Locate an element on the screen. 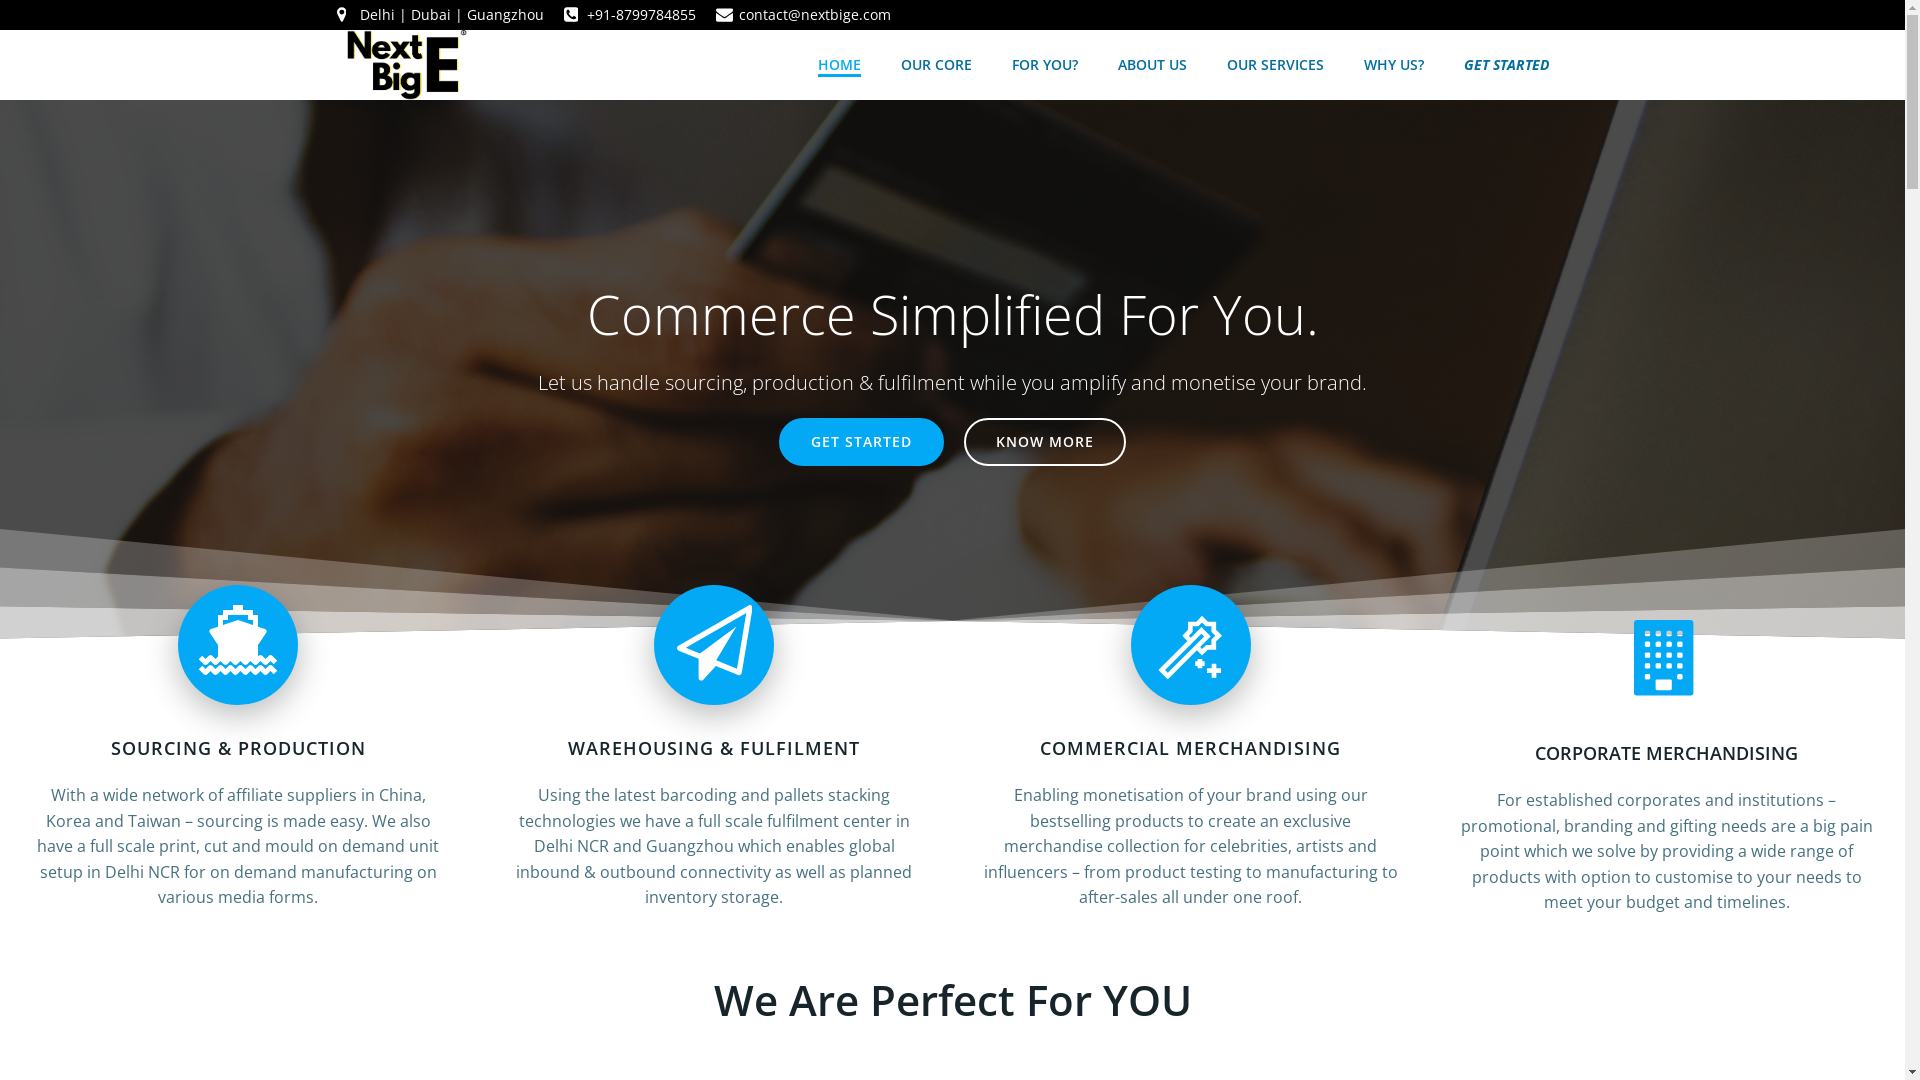 The image size is (1920, 1080). 'OUR SERVICES' is located at coordinates (1273, 63).